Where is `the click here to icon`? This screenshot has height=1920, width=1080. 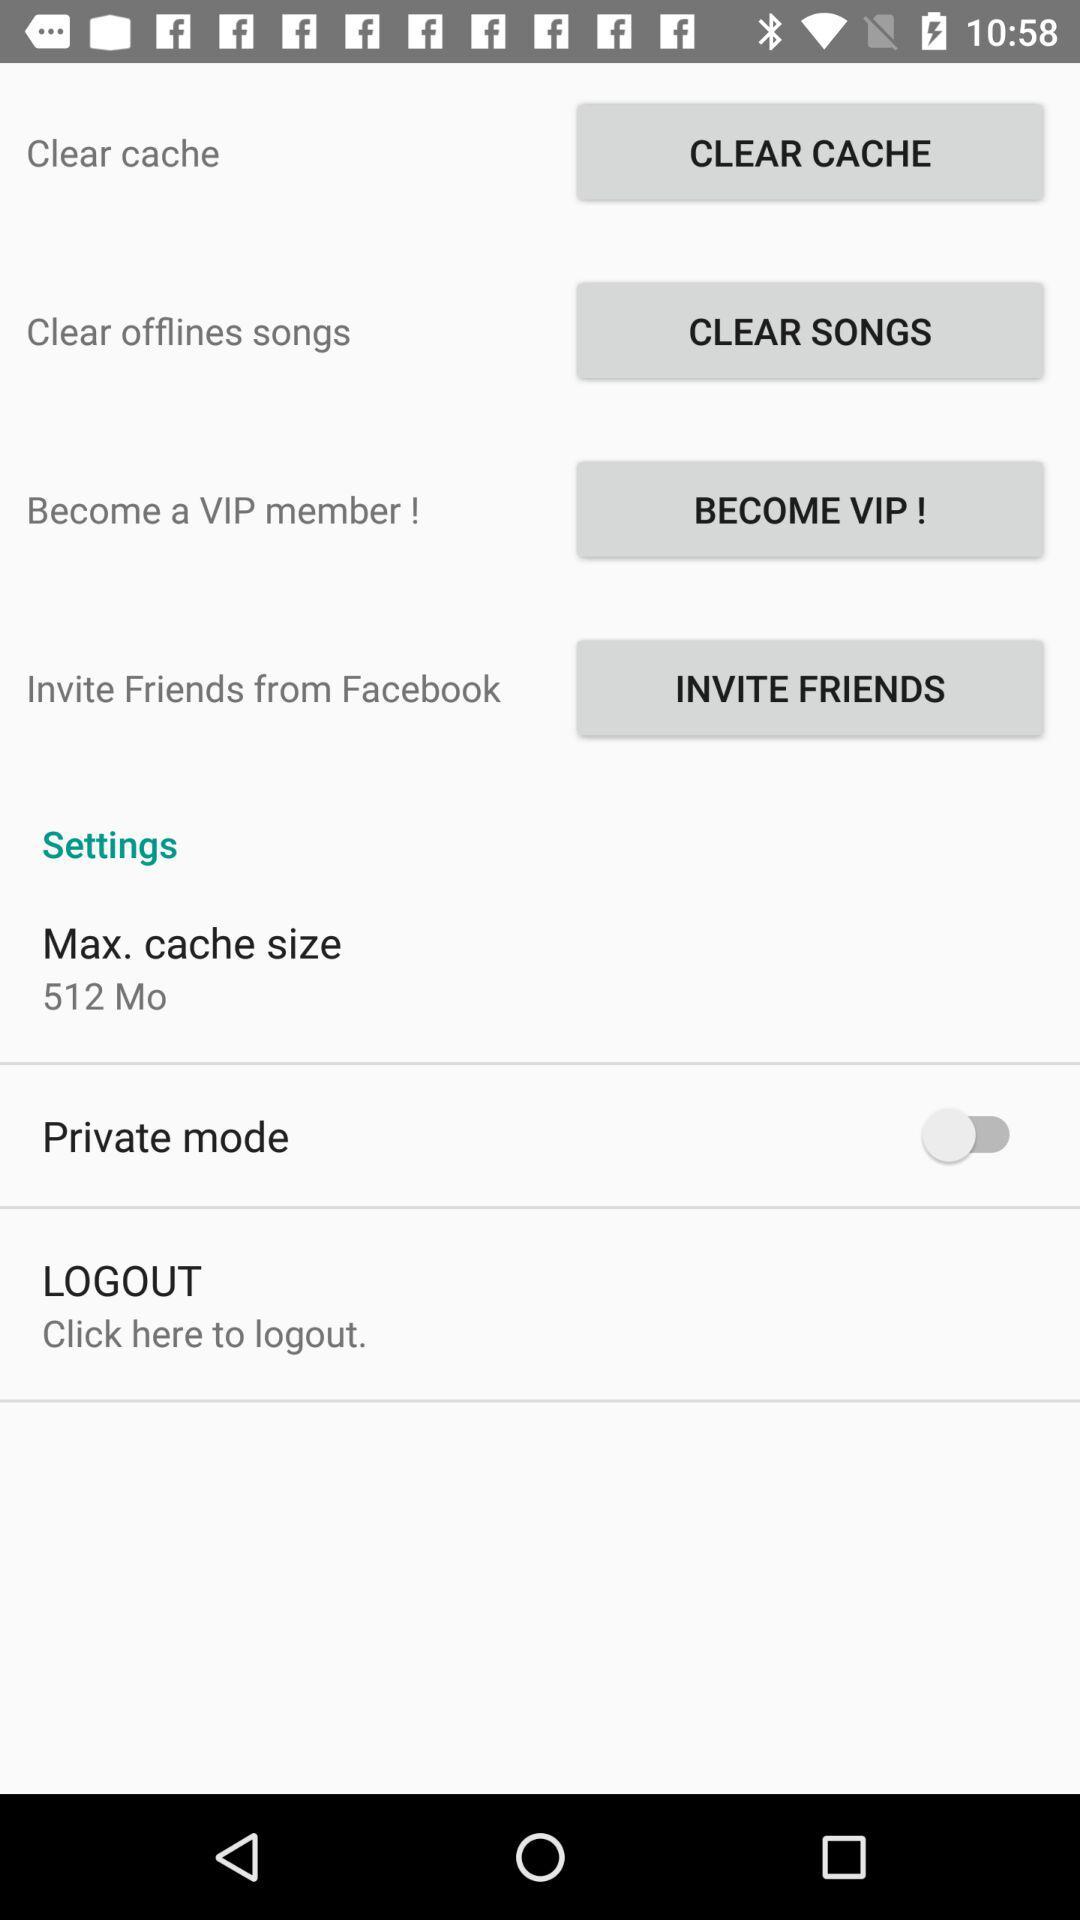 the click here to icon is located at coordinates (204, 1332).